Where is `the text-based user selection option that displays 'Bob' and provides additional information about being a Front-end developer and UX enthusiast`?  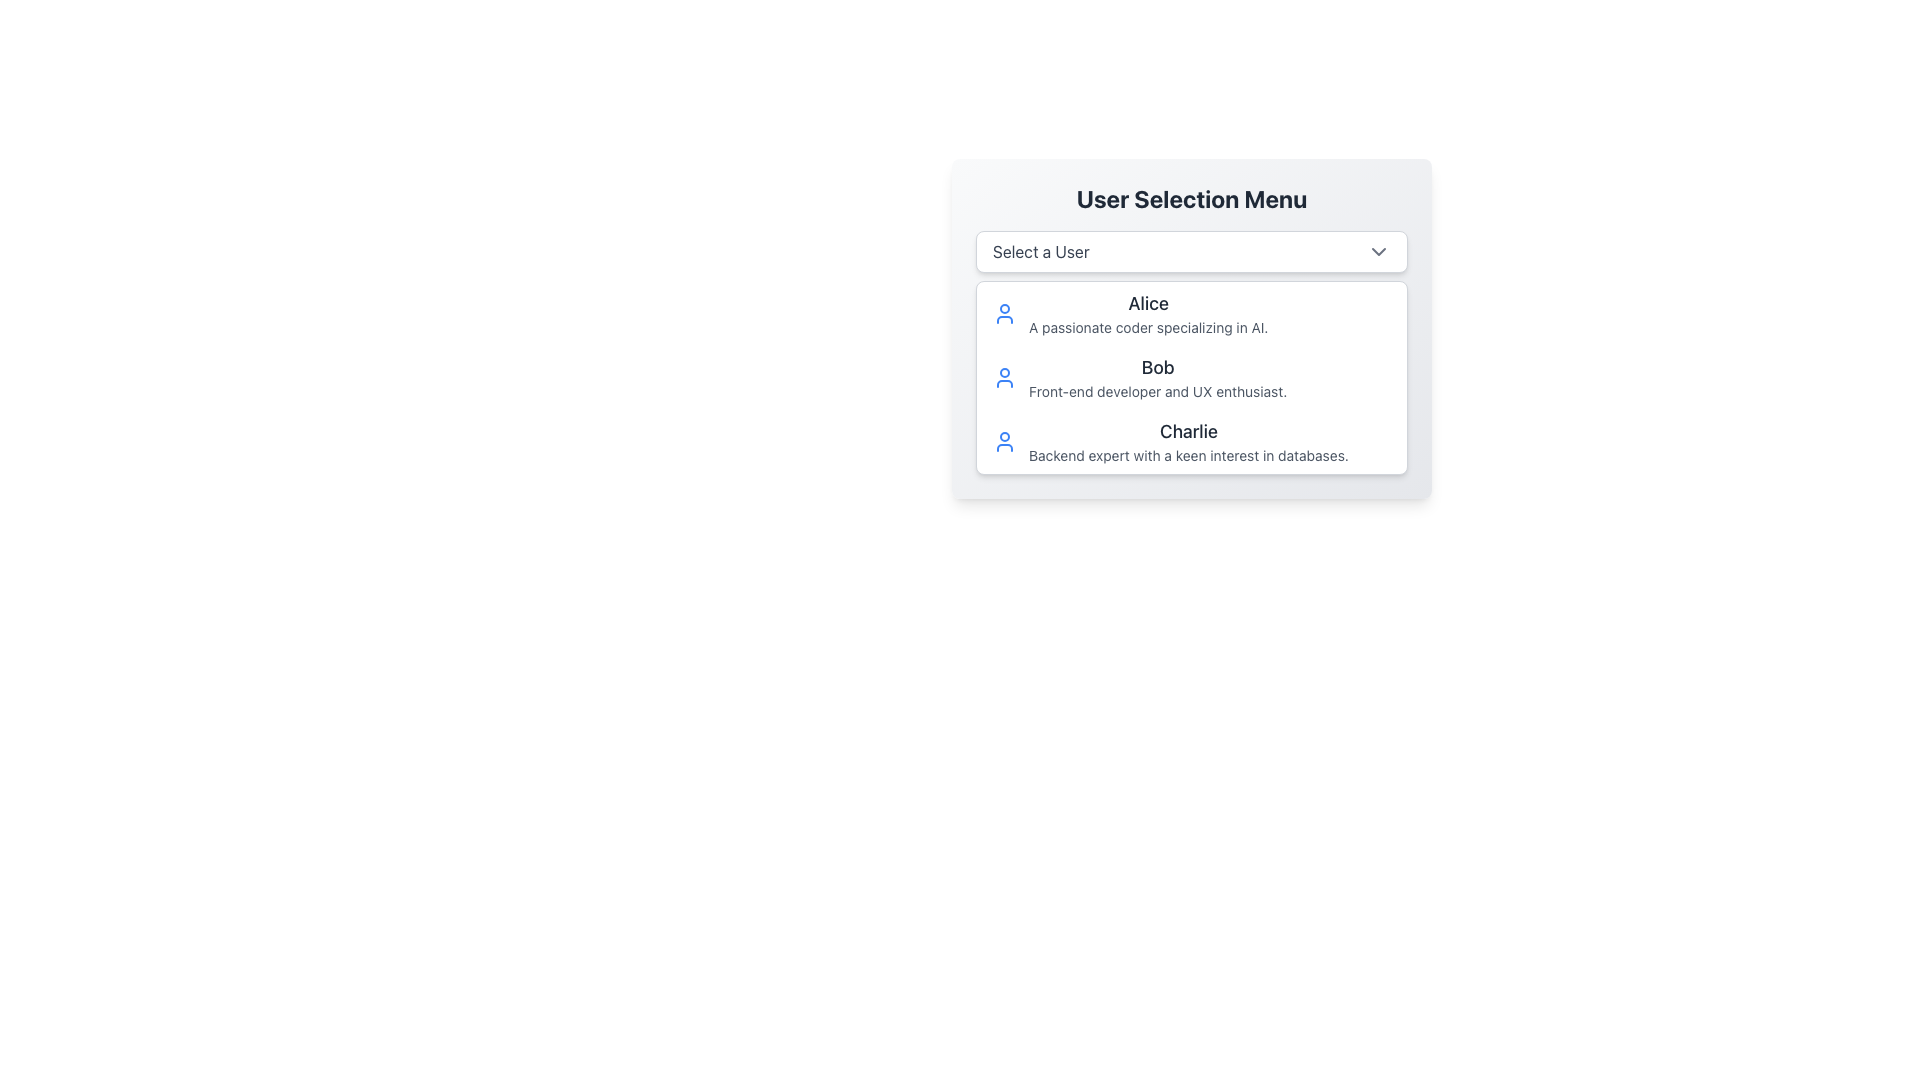 the text-based user selection option that displays 'Bob' and provides additional information about being a Front-end developer and UX enthusiast is located at coordinates (1158, 378).